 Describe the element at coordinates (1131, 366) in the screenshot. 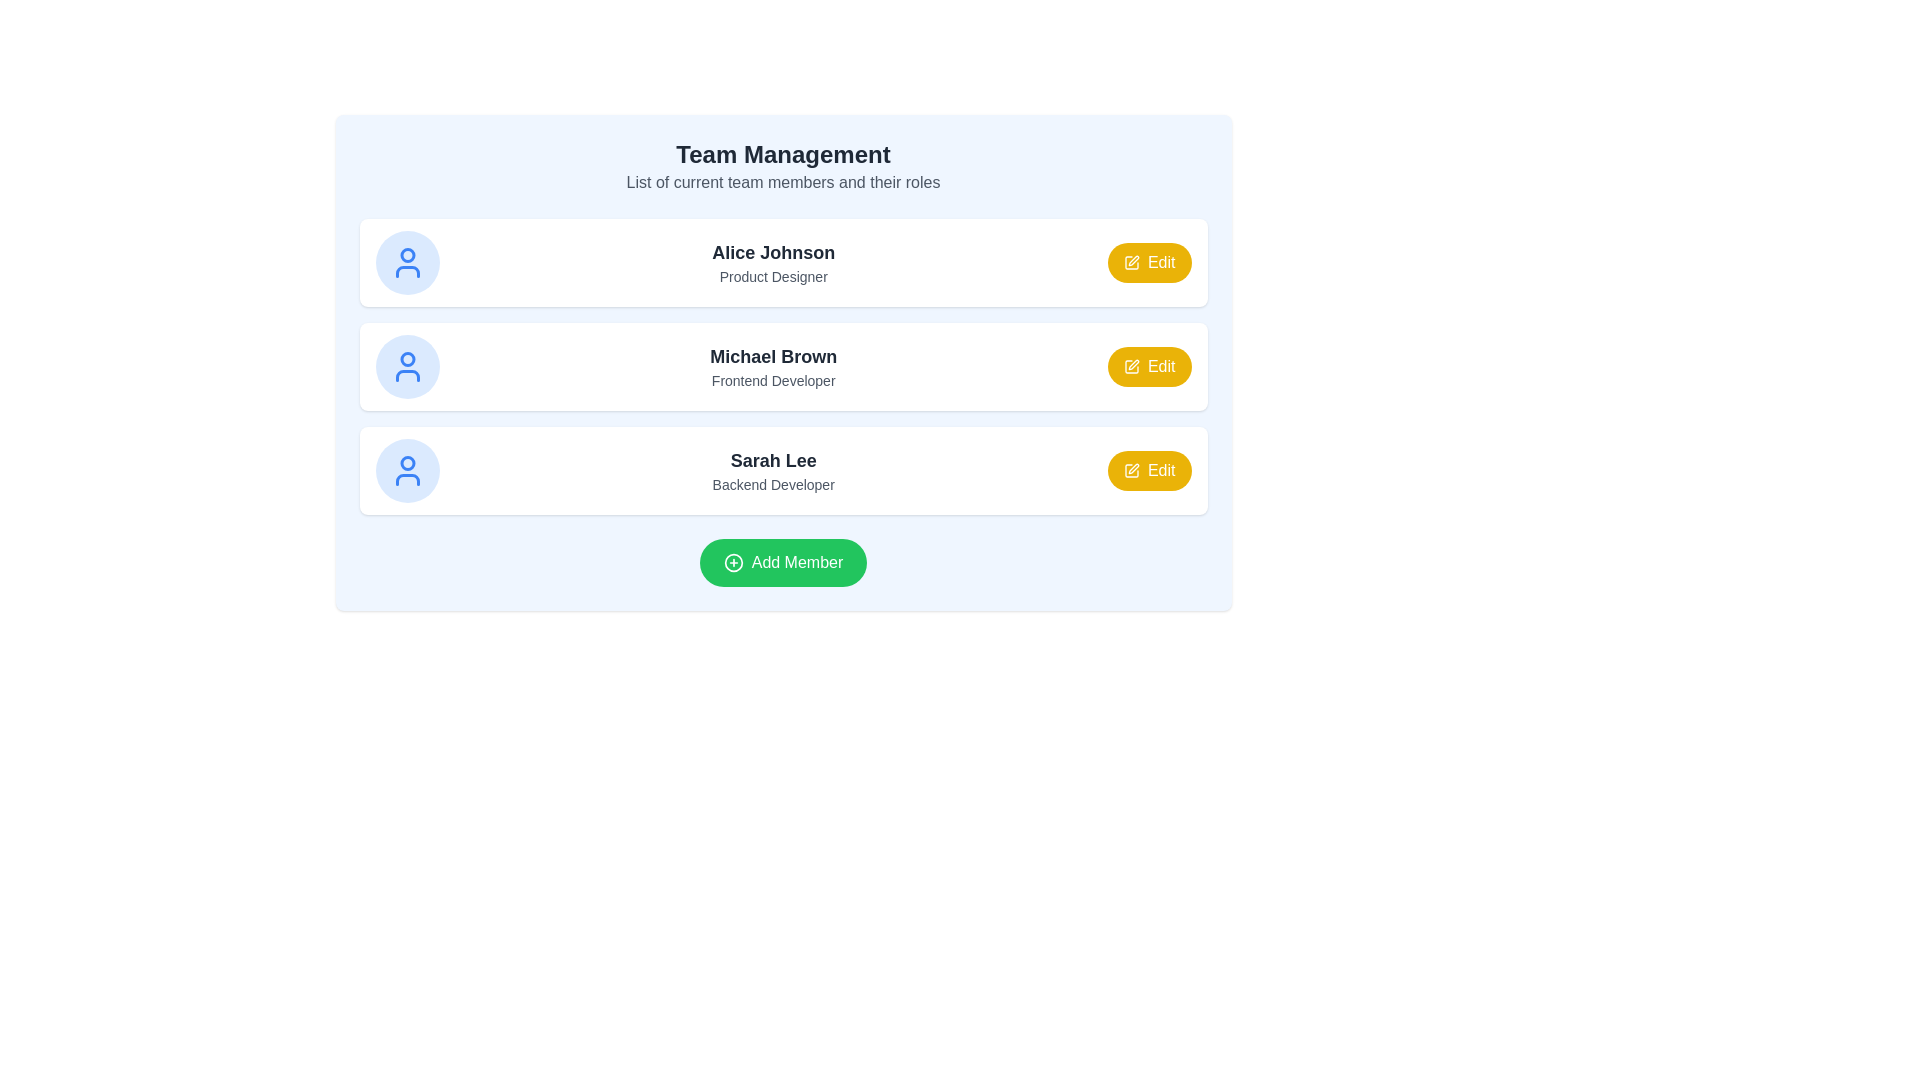

I see `the SVG pen icon within the yellow circular 'Edit' button located in the second list entry for 'Michael Brown - Frontend Developer'` at that location.